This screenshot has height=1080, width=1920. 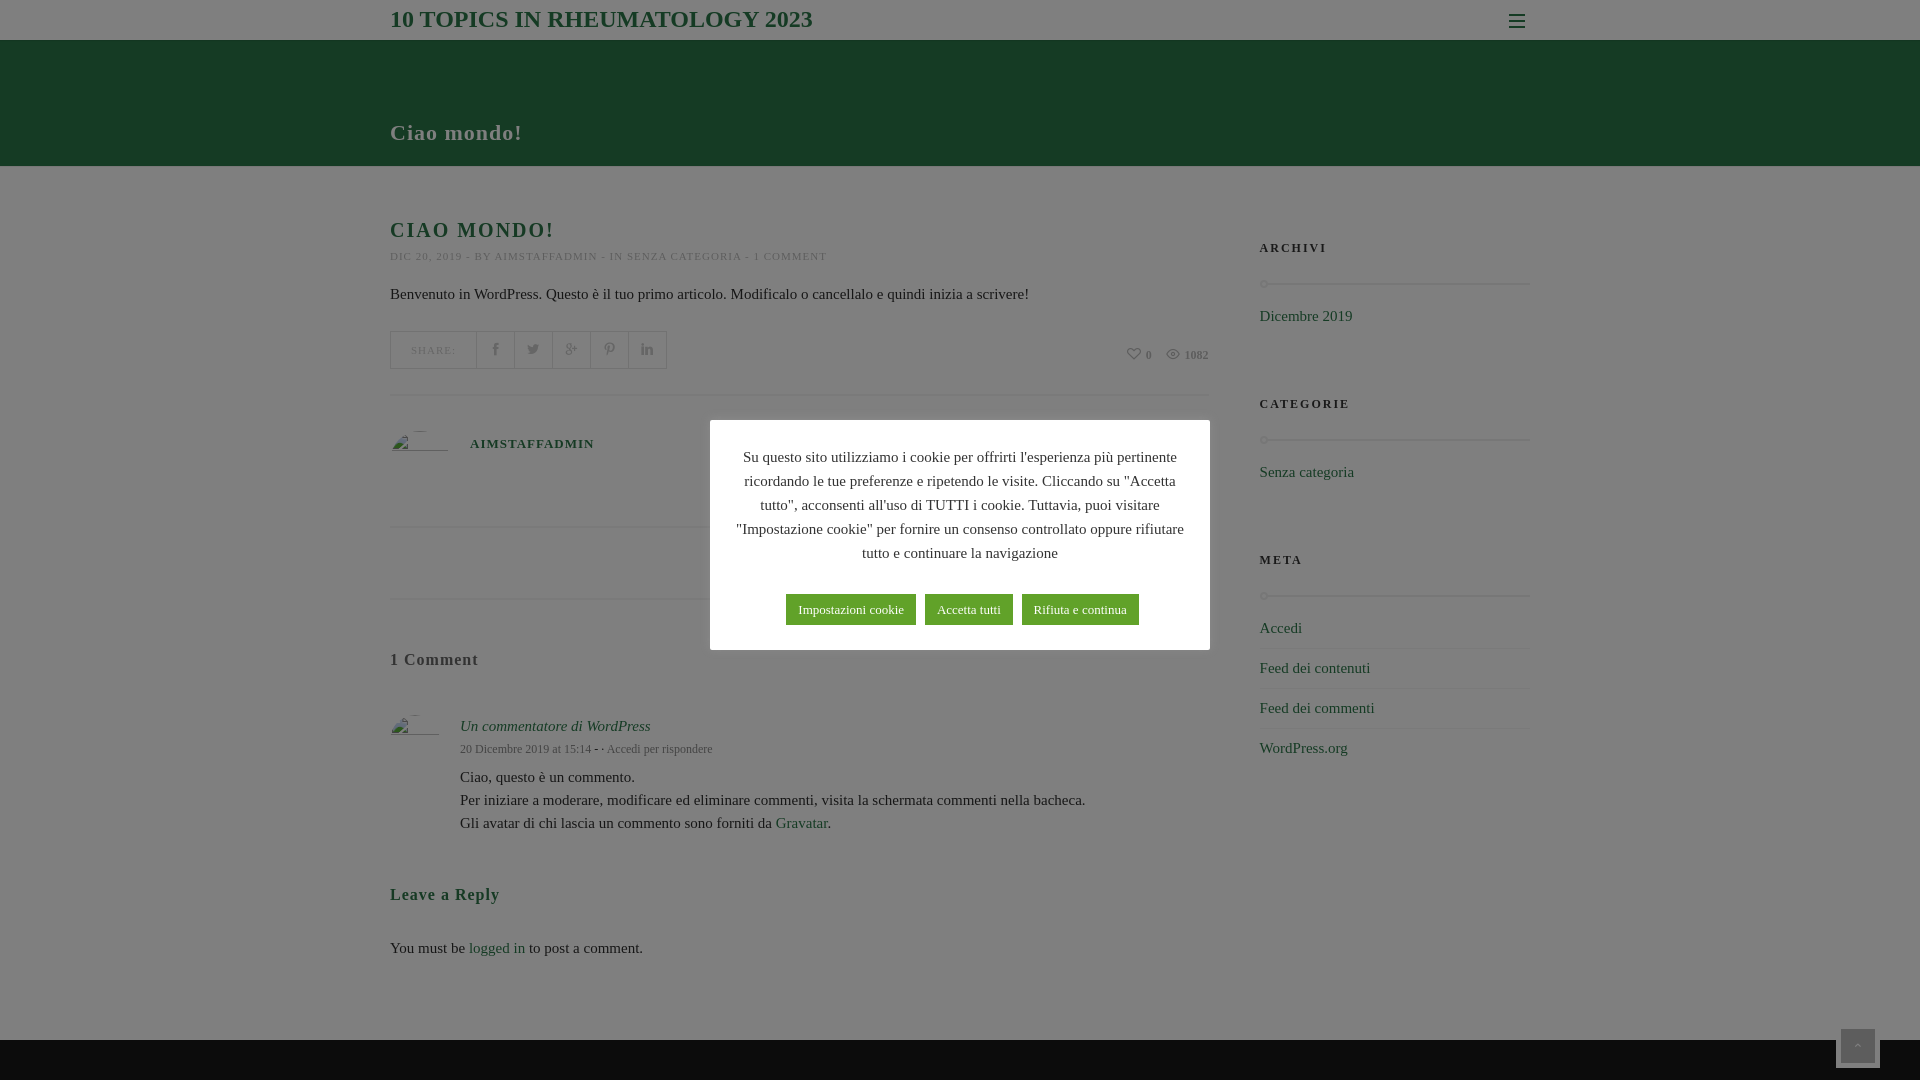 I want to click on 'Un commentatore di WordPress', so click(x=555, y=725).